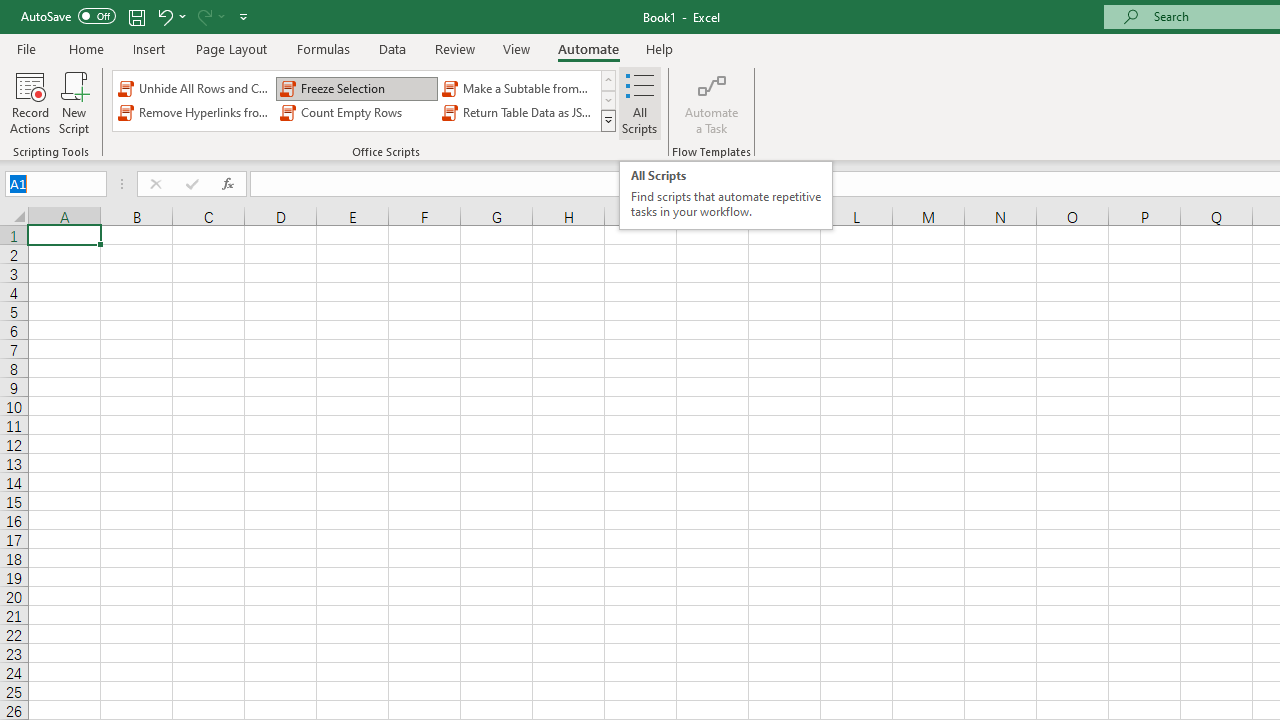 The image size is (1280, 720). Describe the element at coordinates (357, 87) in the screenshot. I see `'Freeze Selection'` at that location.